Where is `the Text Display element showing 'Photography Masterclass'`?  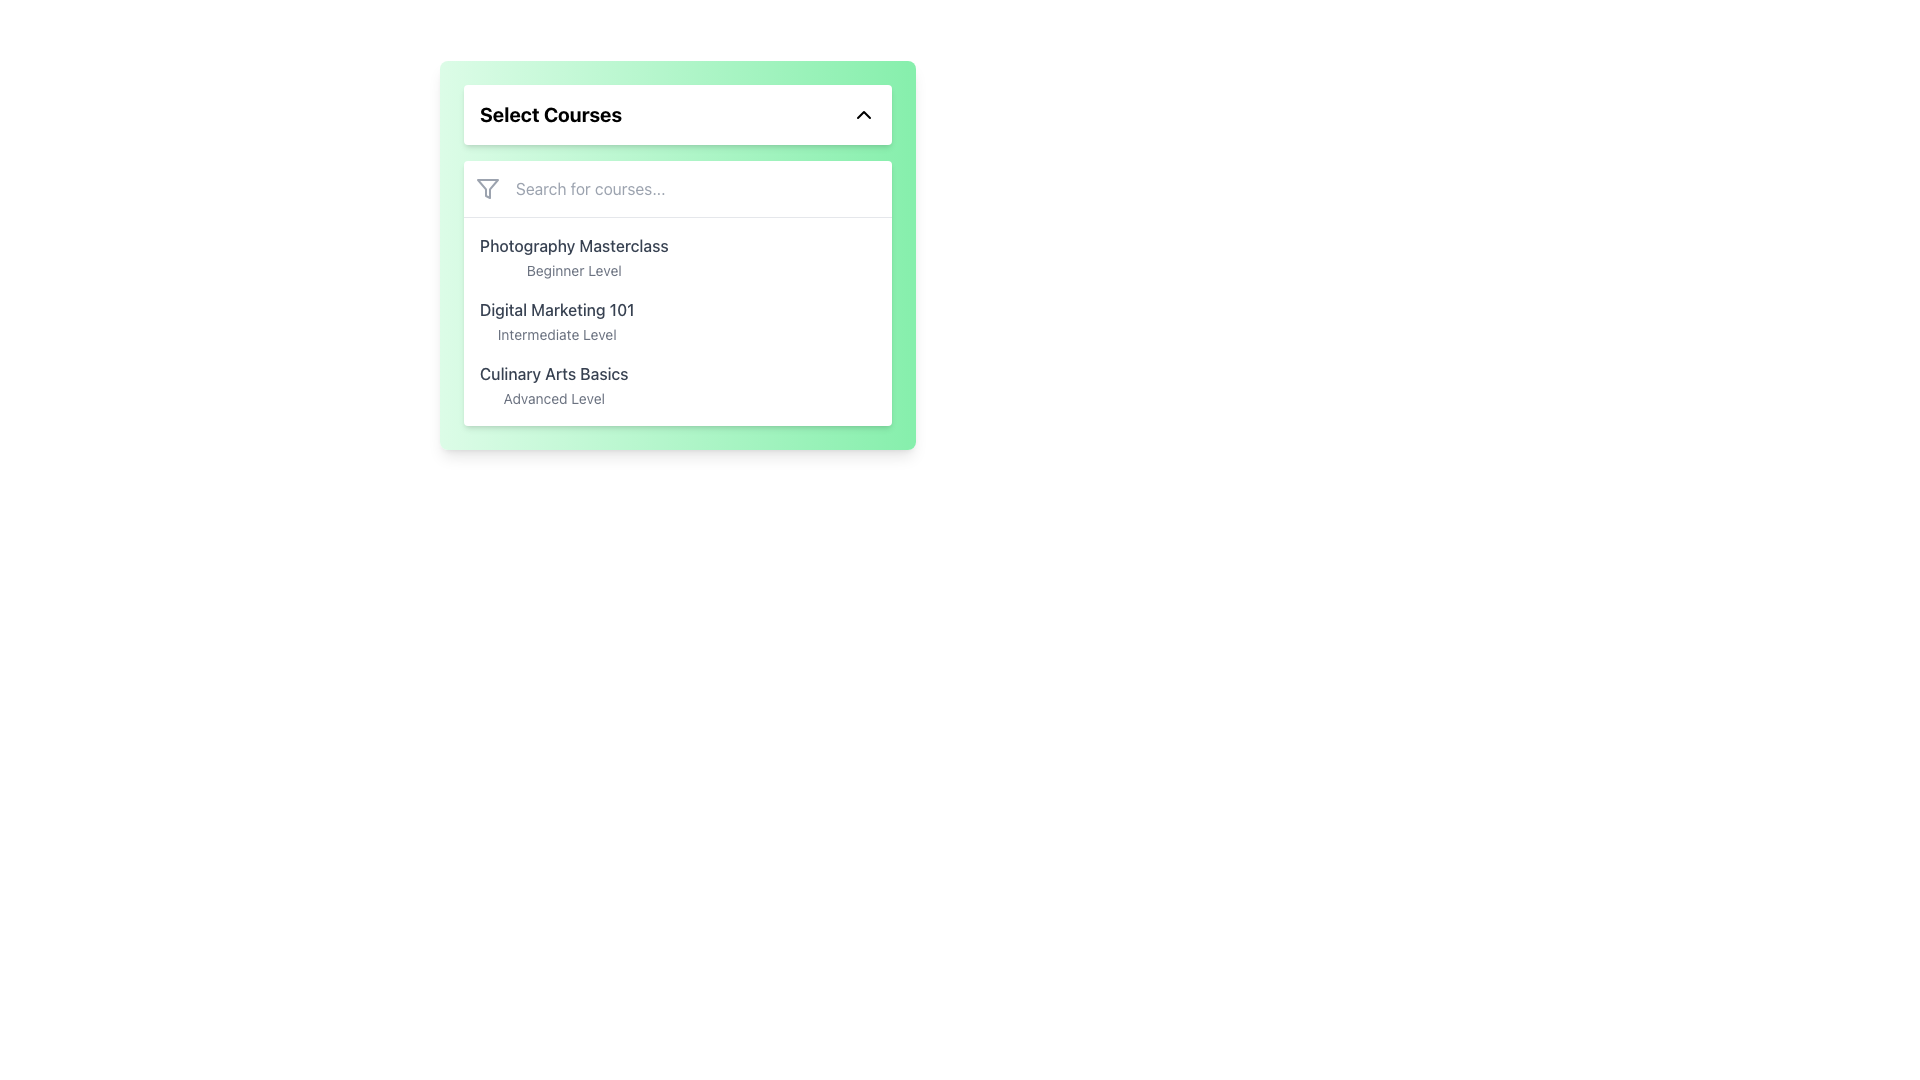
the Text Display element showing 'Photography Masterclass' is located at coordinates (573, 257).